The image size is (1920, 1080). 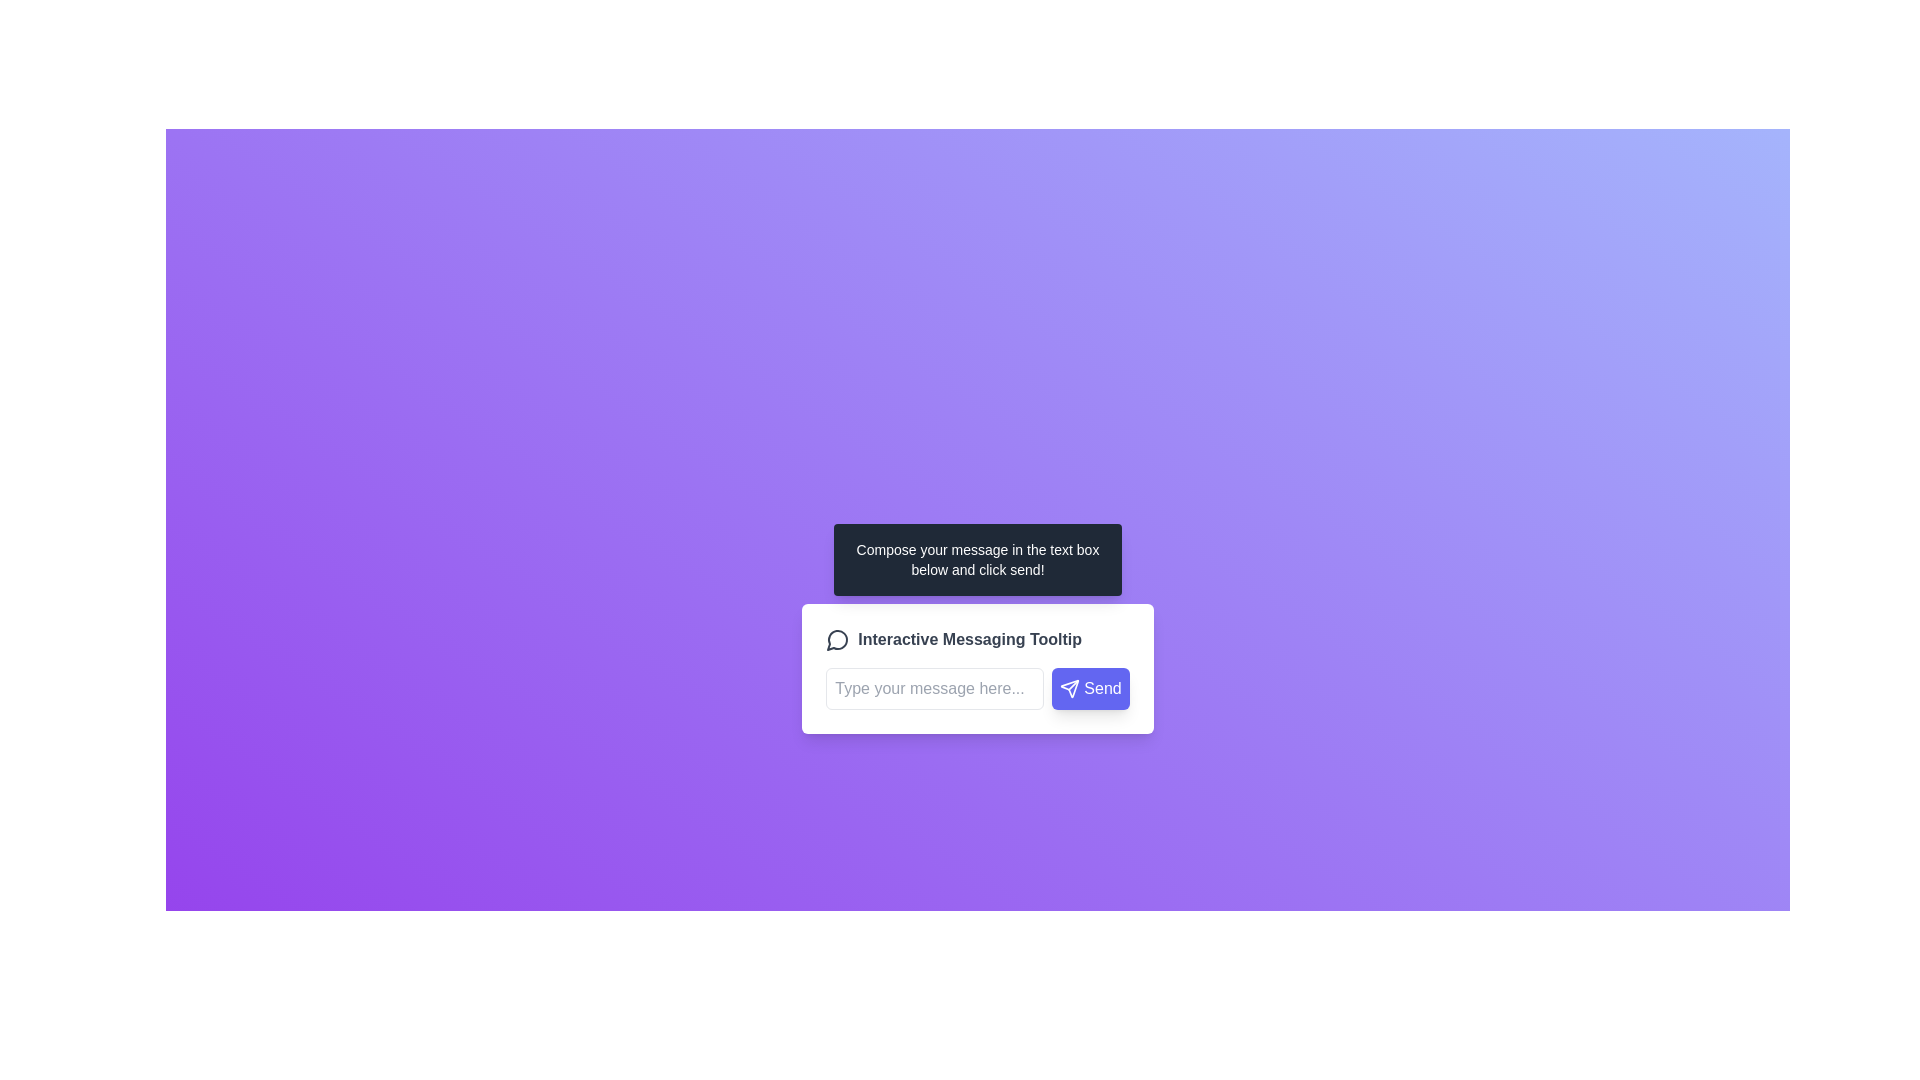 I want to click on the text input field to place the cursor for typing a message, so click(x=934, y=688).